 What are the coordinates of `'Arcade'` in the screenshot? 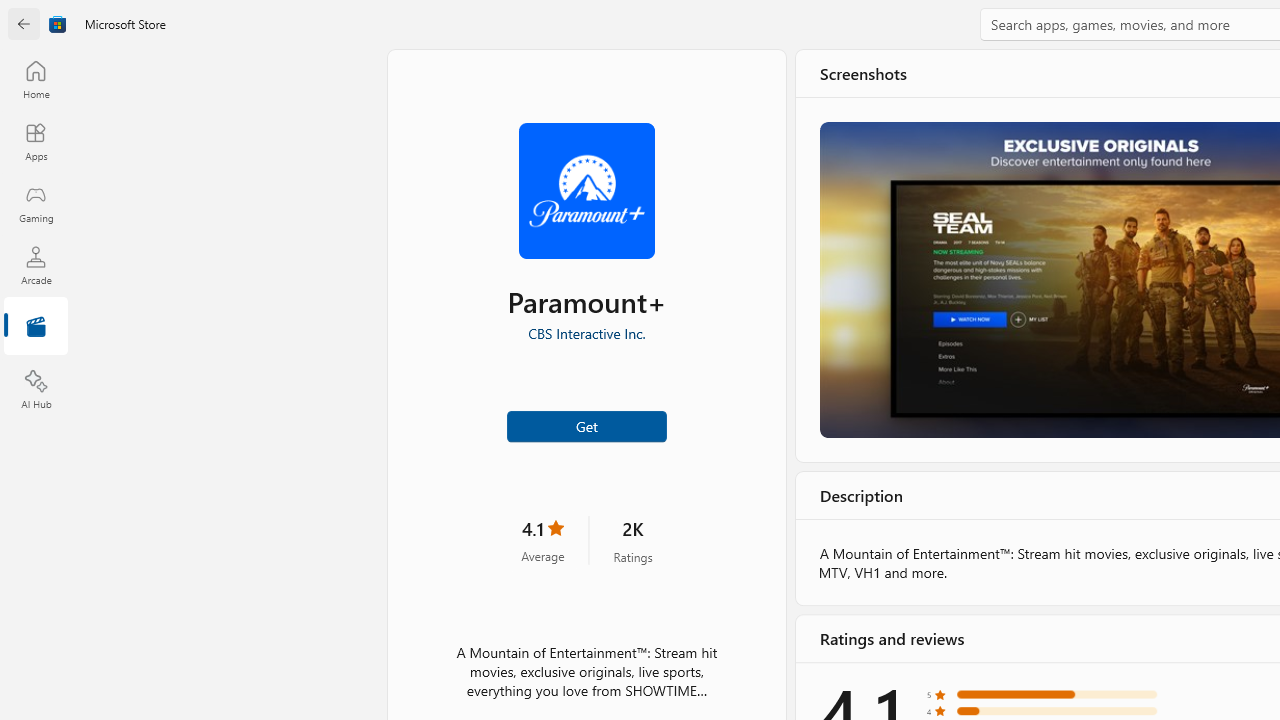 It's located at (35, 264).